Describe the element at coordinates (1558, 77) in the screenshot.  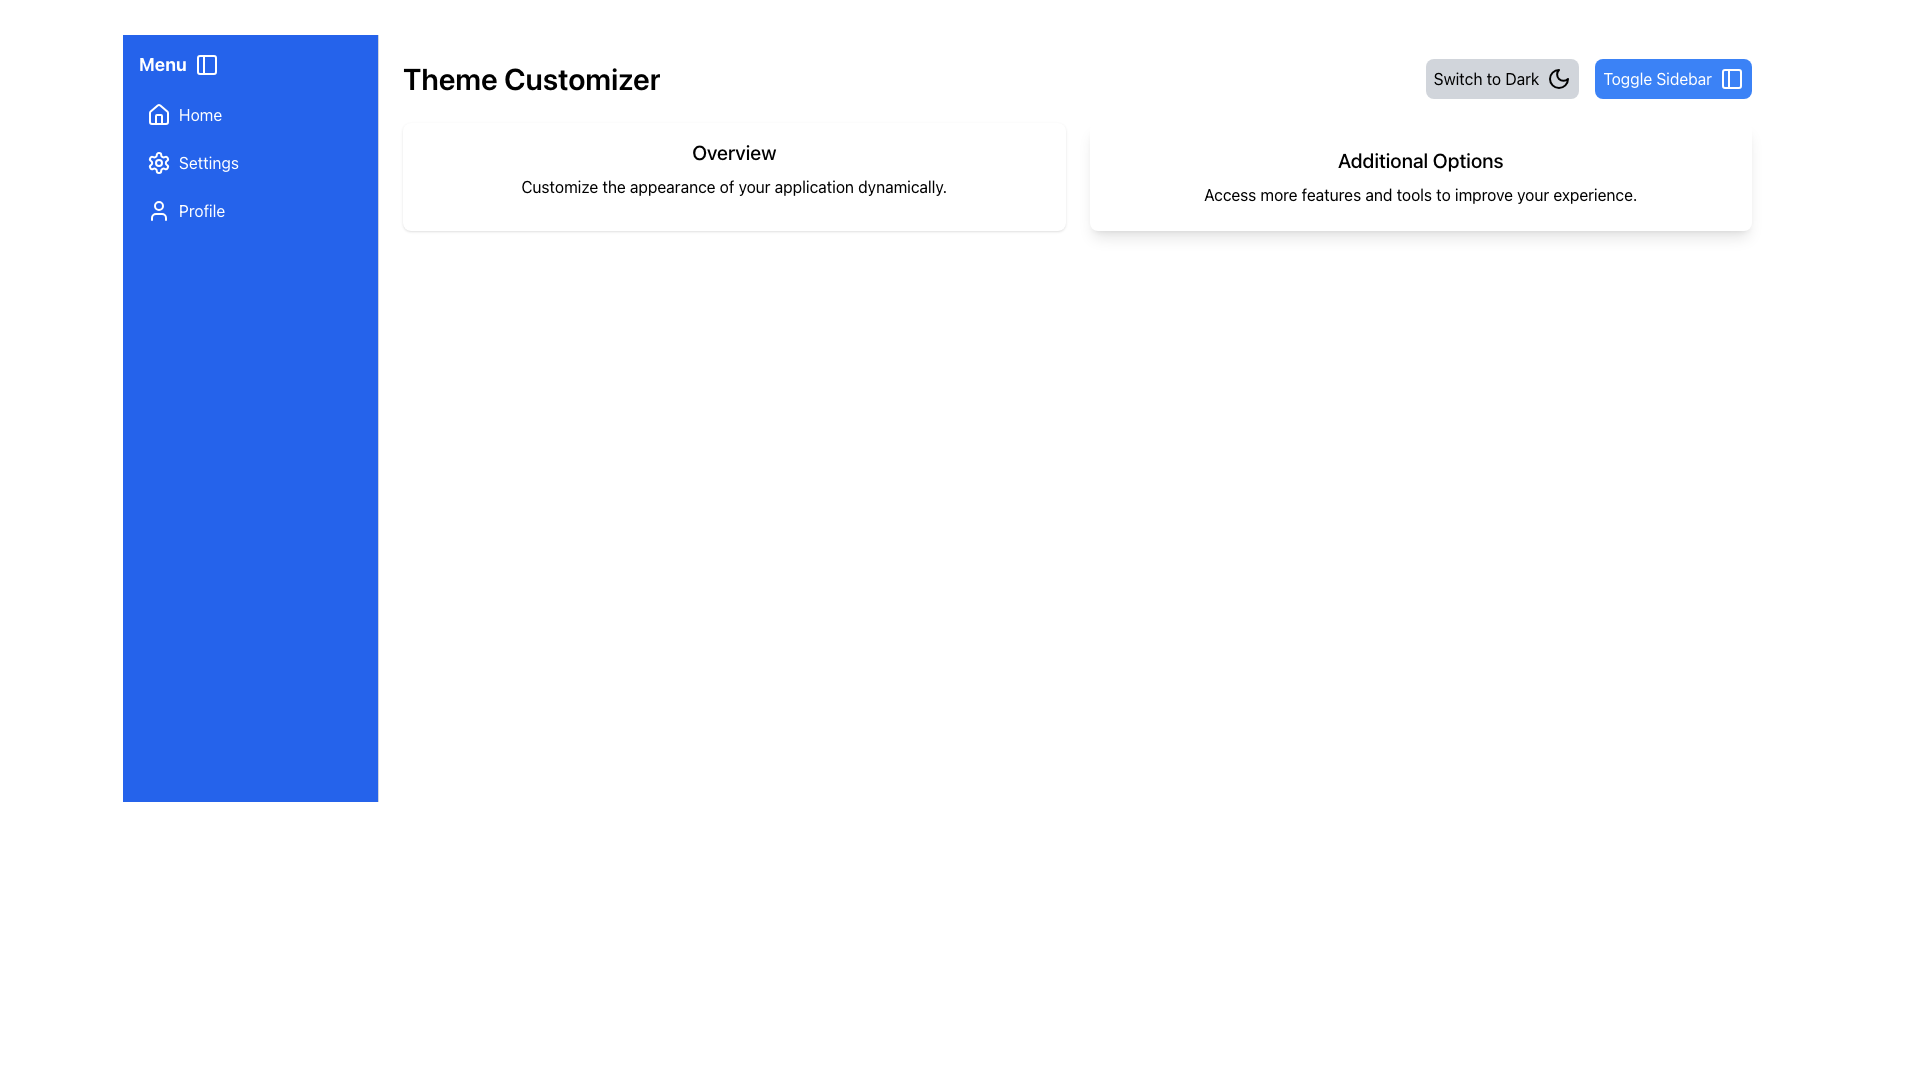
I see `the crescent moon icon, which is part of the 'Switch to Dark' button located in the top-right section of the interface` at that location.